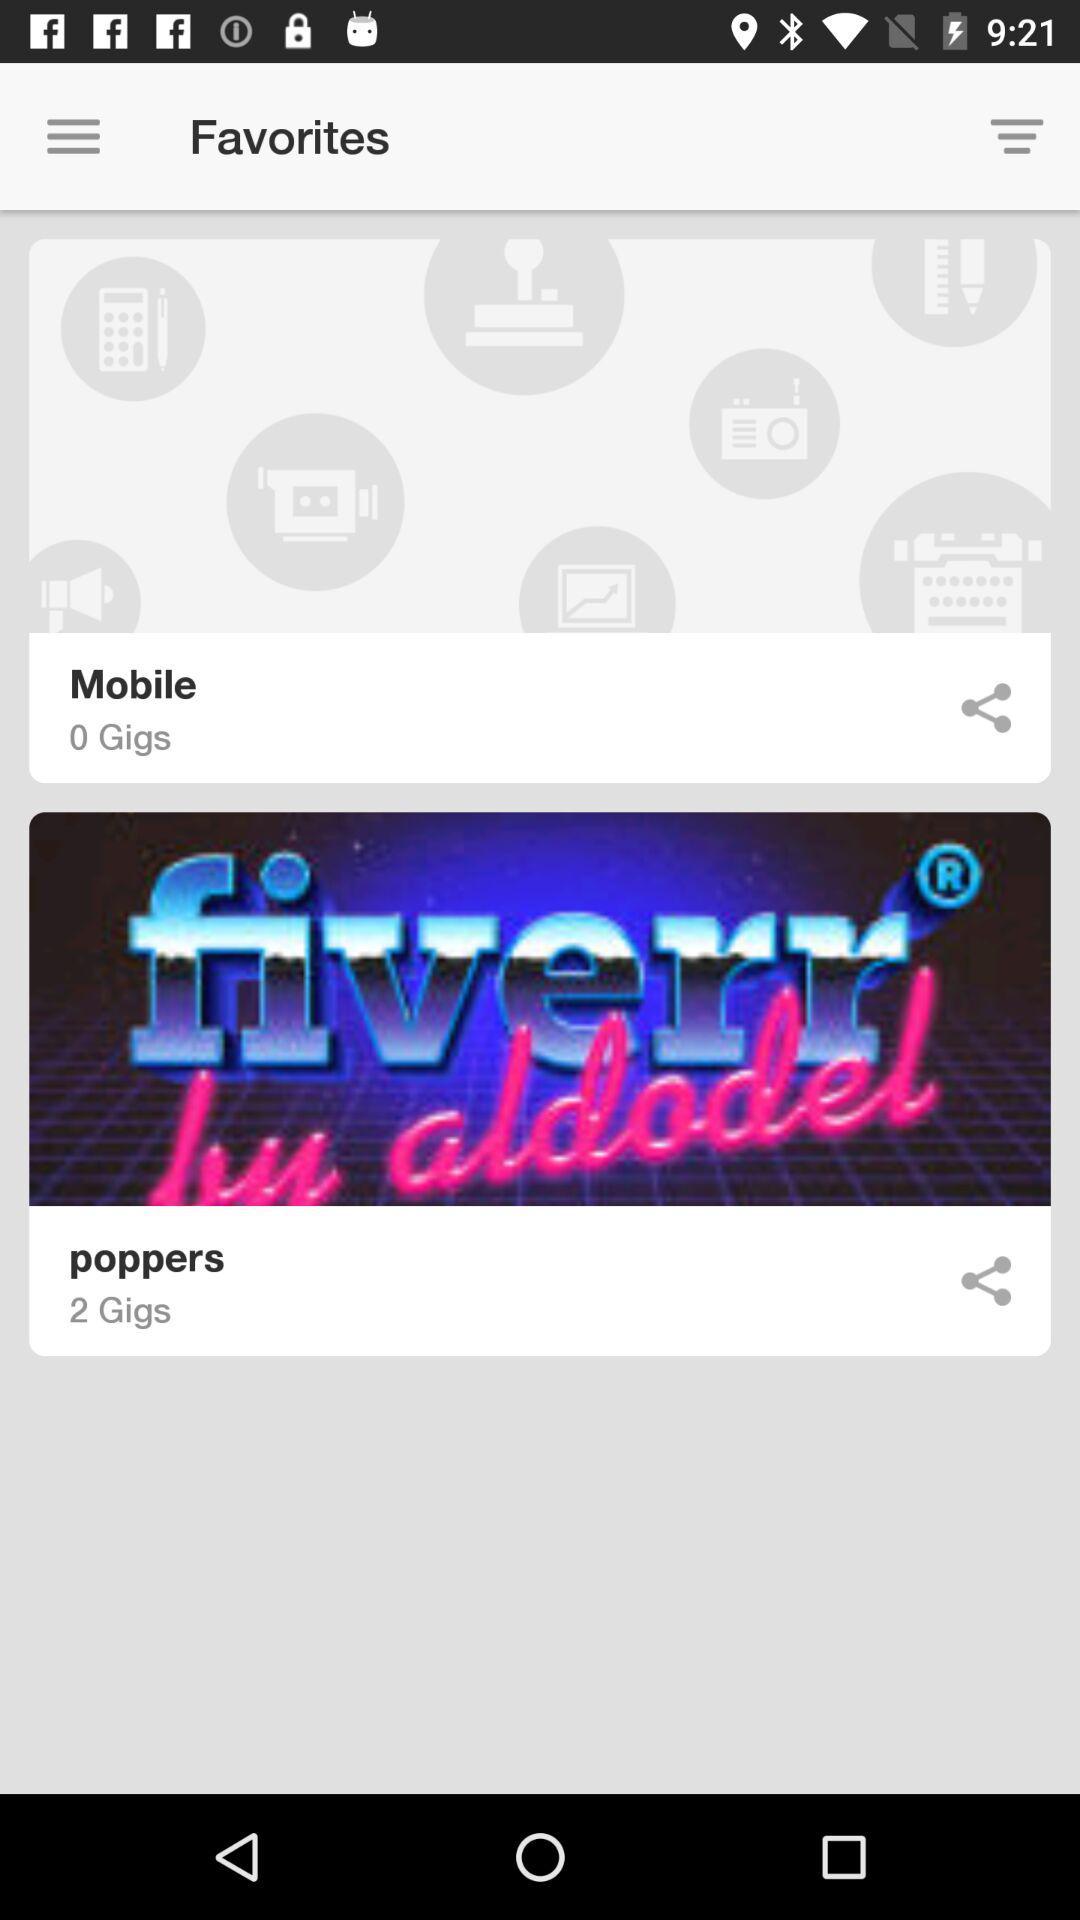  I want to click on share the article, so click(985, 708).